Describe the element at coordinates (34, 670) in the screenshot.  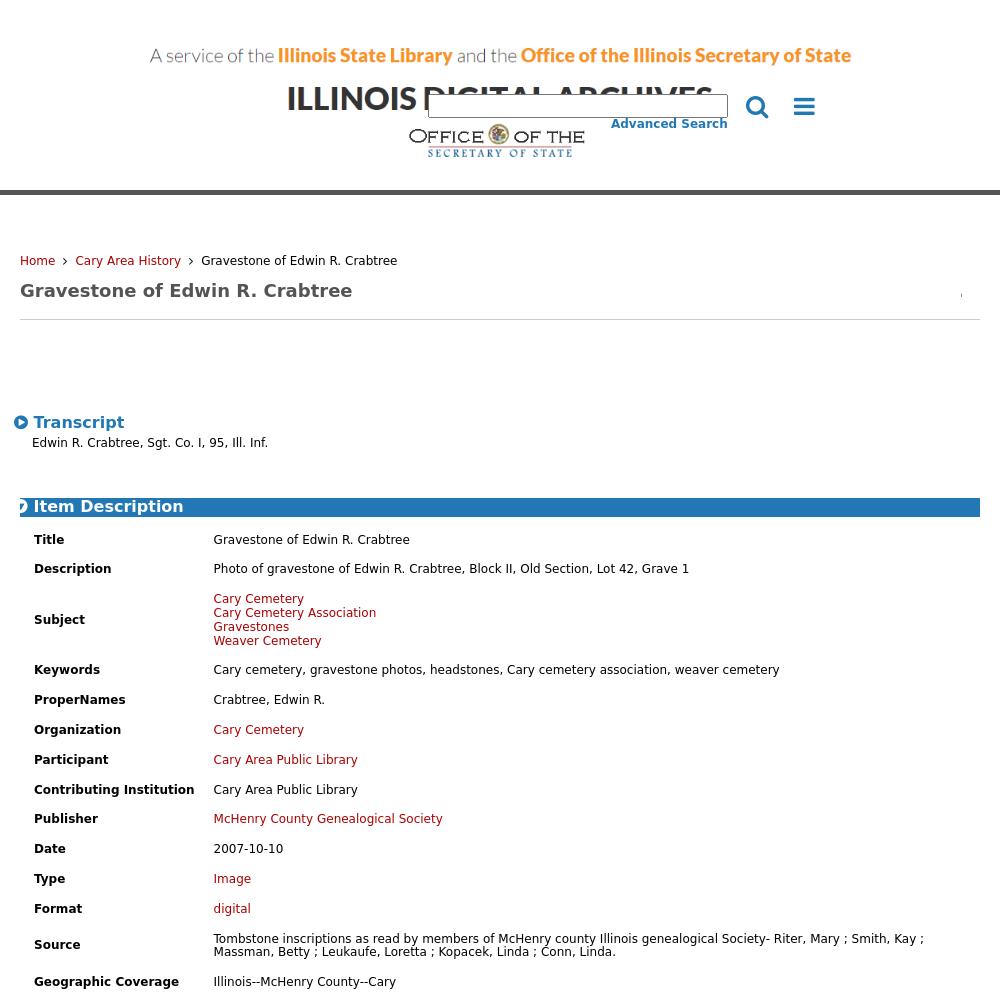
I see `'Keywords'` at that location.